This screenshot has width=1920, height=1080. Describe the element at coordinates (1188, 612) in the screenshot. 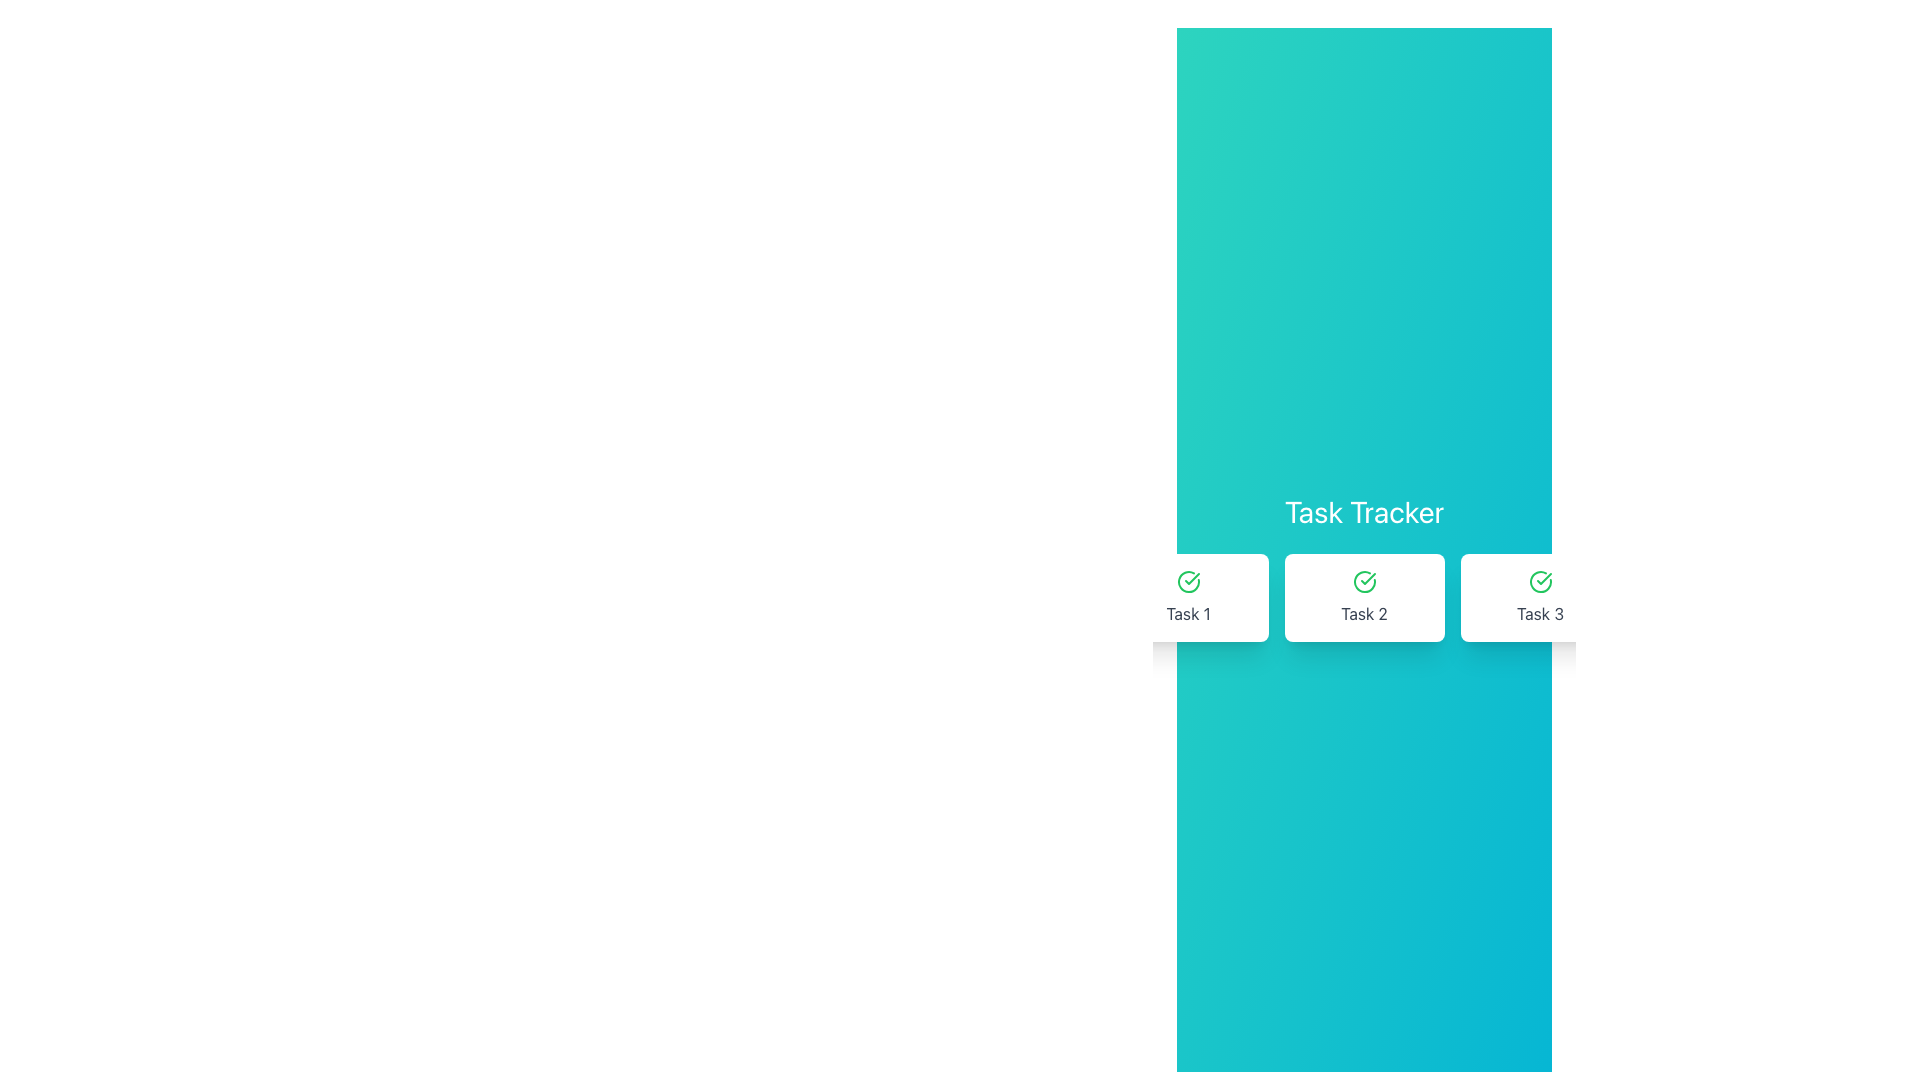

I see `the text label located at the bottom-central part of the leftmost card in a row of three cards, positioned directly beneath a green check icon` at that location.